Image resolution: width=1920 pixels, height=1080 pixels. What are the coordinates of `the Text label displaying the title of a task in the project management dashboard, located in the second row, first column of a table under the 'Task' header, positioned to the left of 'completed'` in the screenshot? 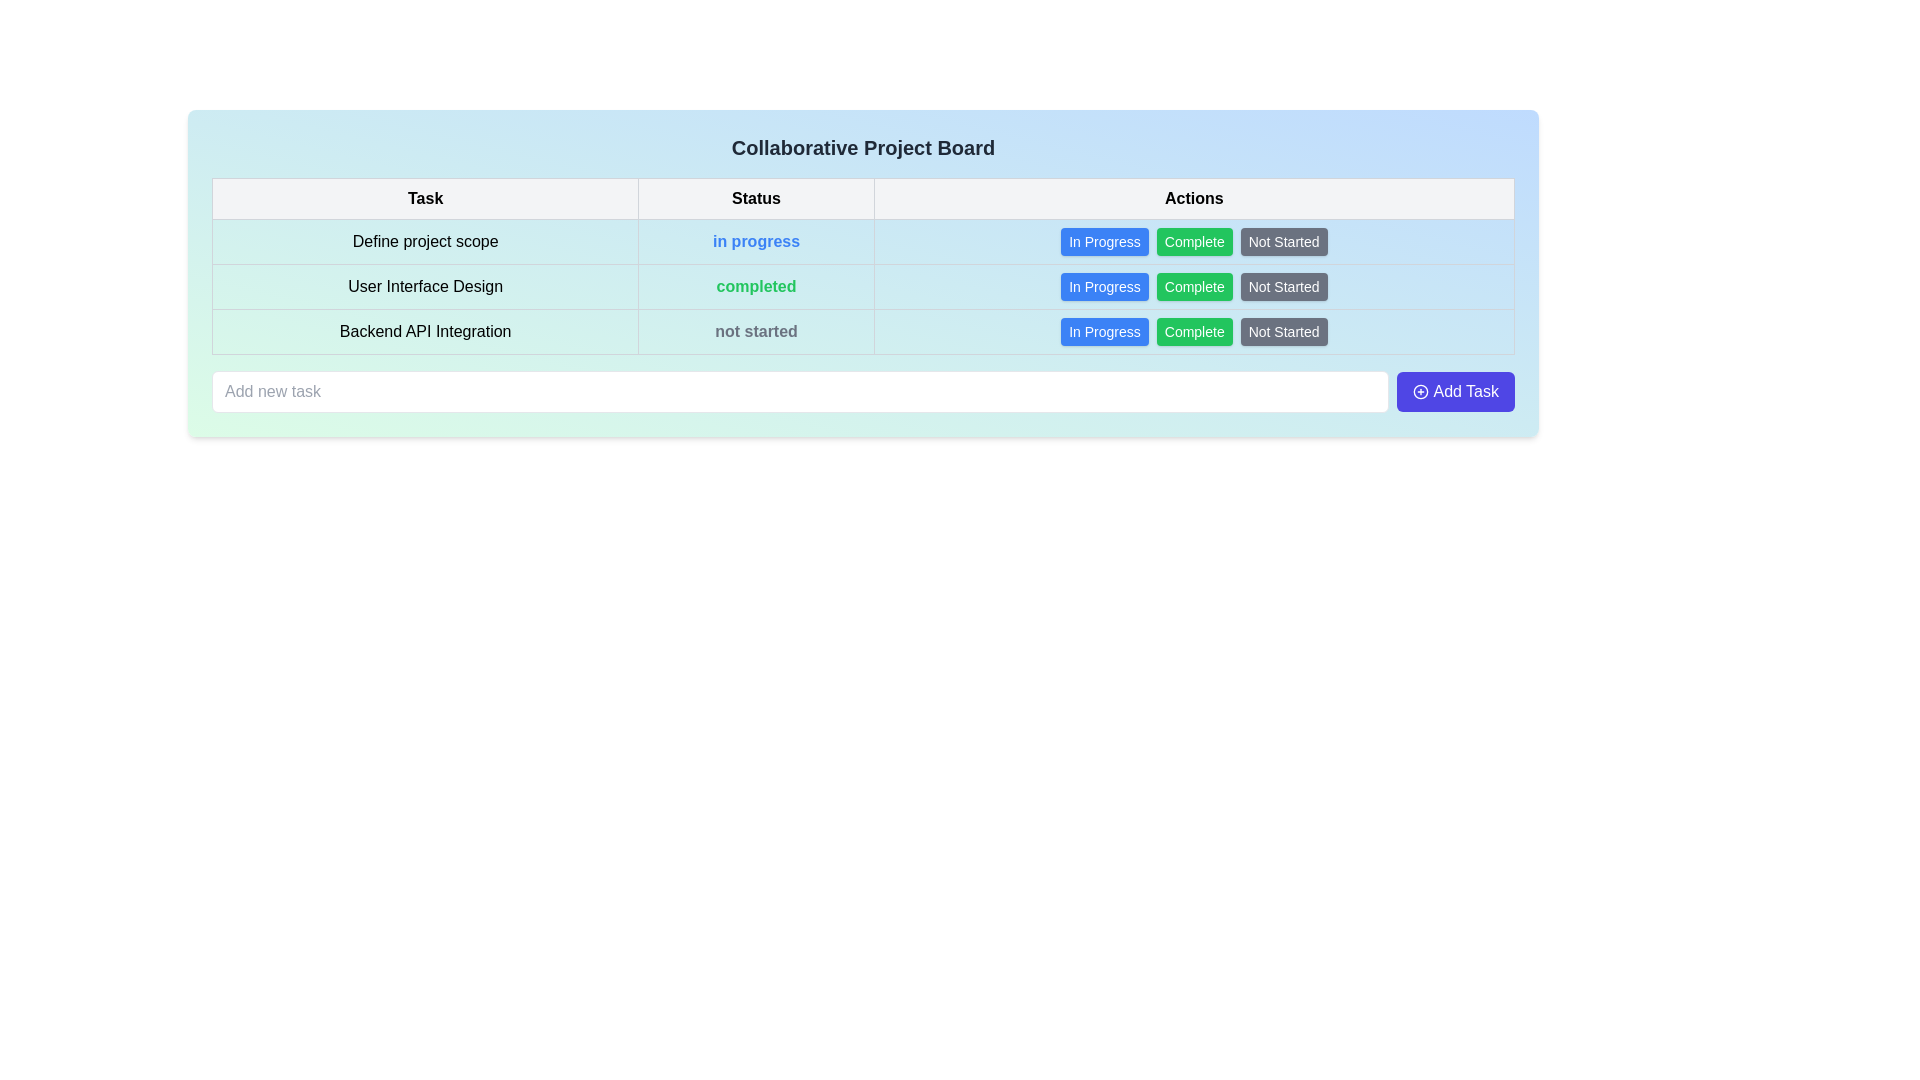 It's located at (424, 286).